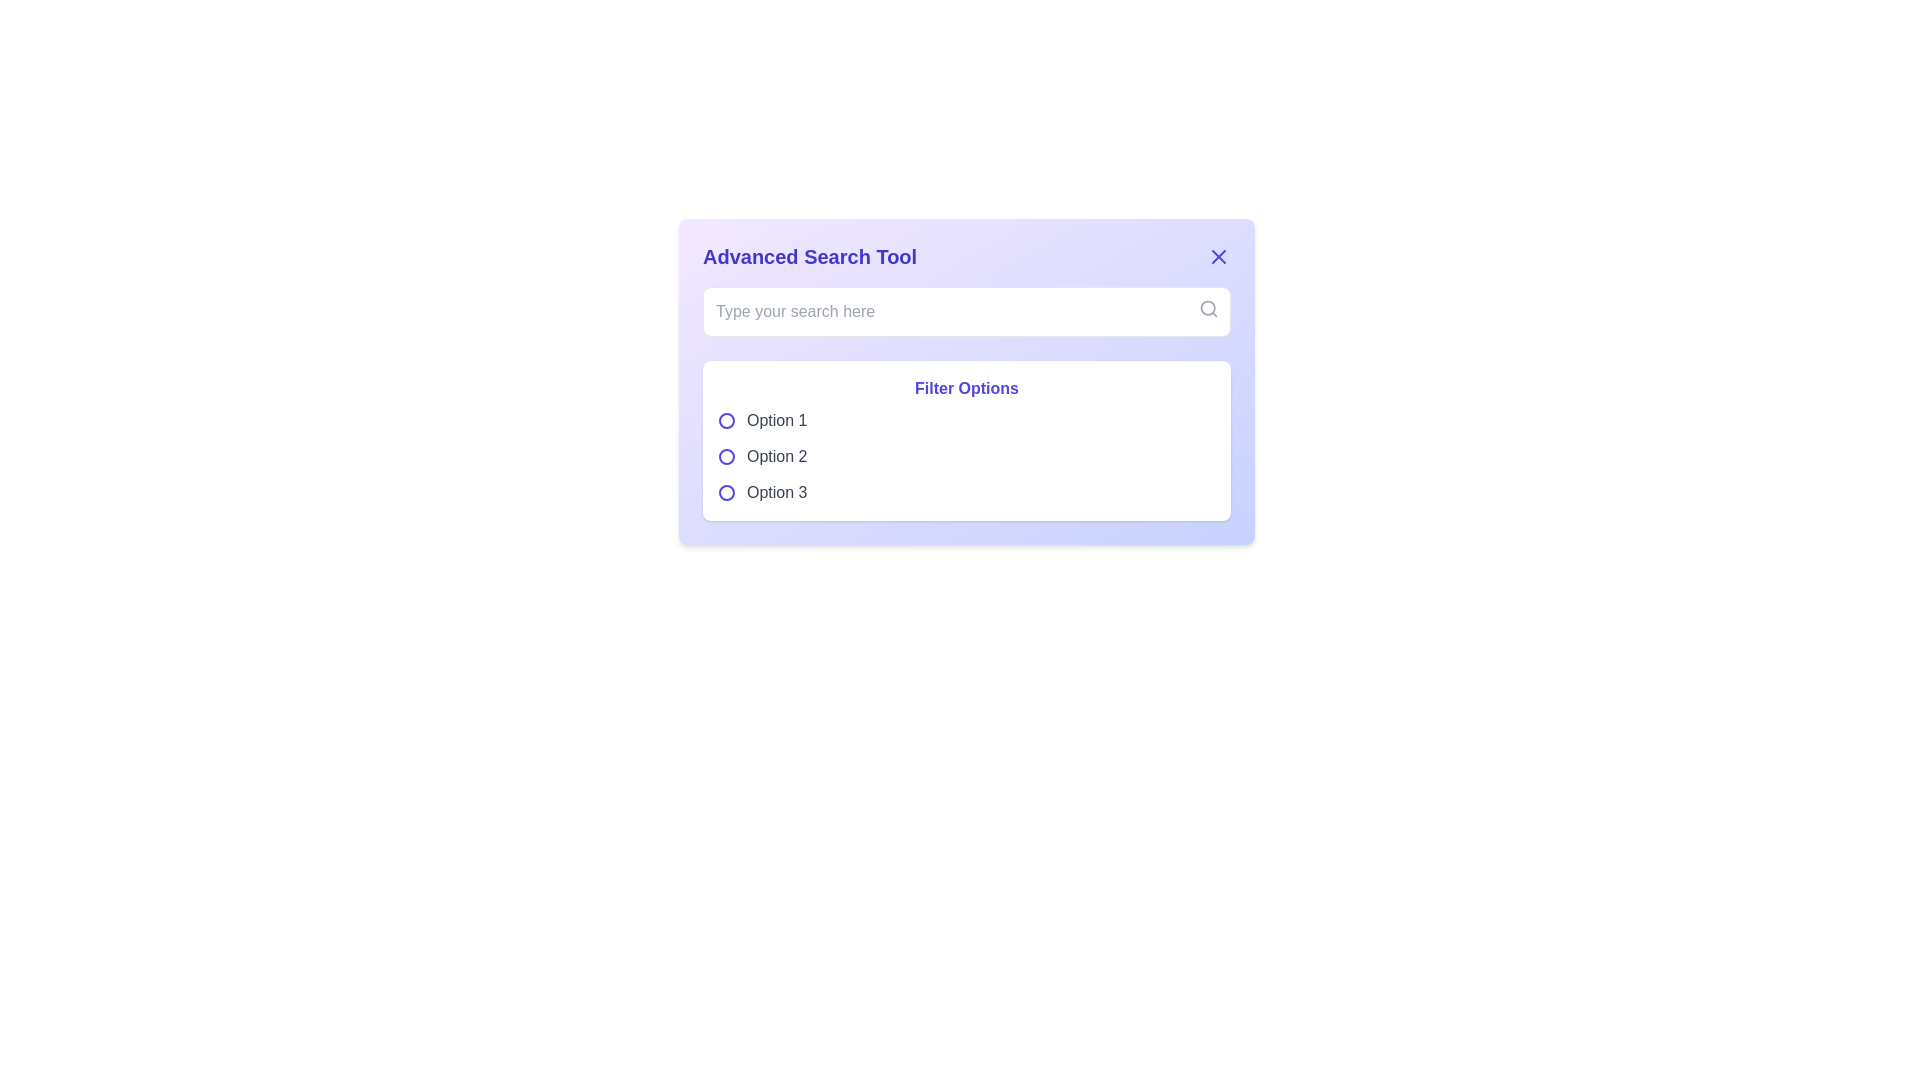  Describe the element at coordinates (1207, 308) in the screenshot. I see `the circular part of the magnifying glass icon located at the far right of the search input field` at that location.